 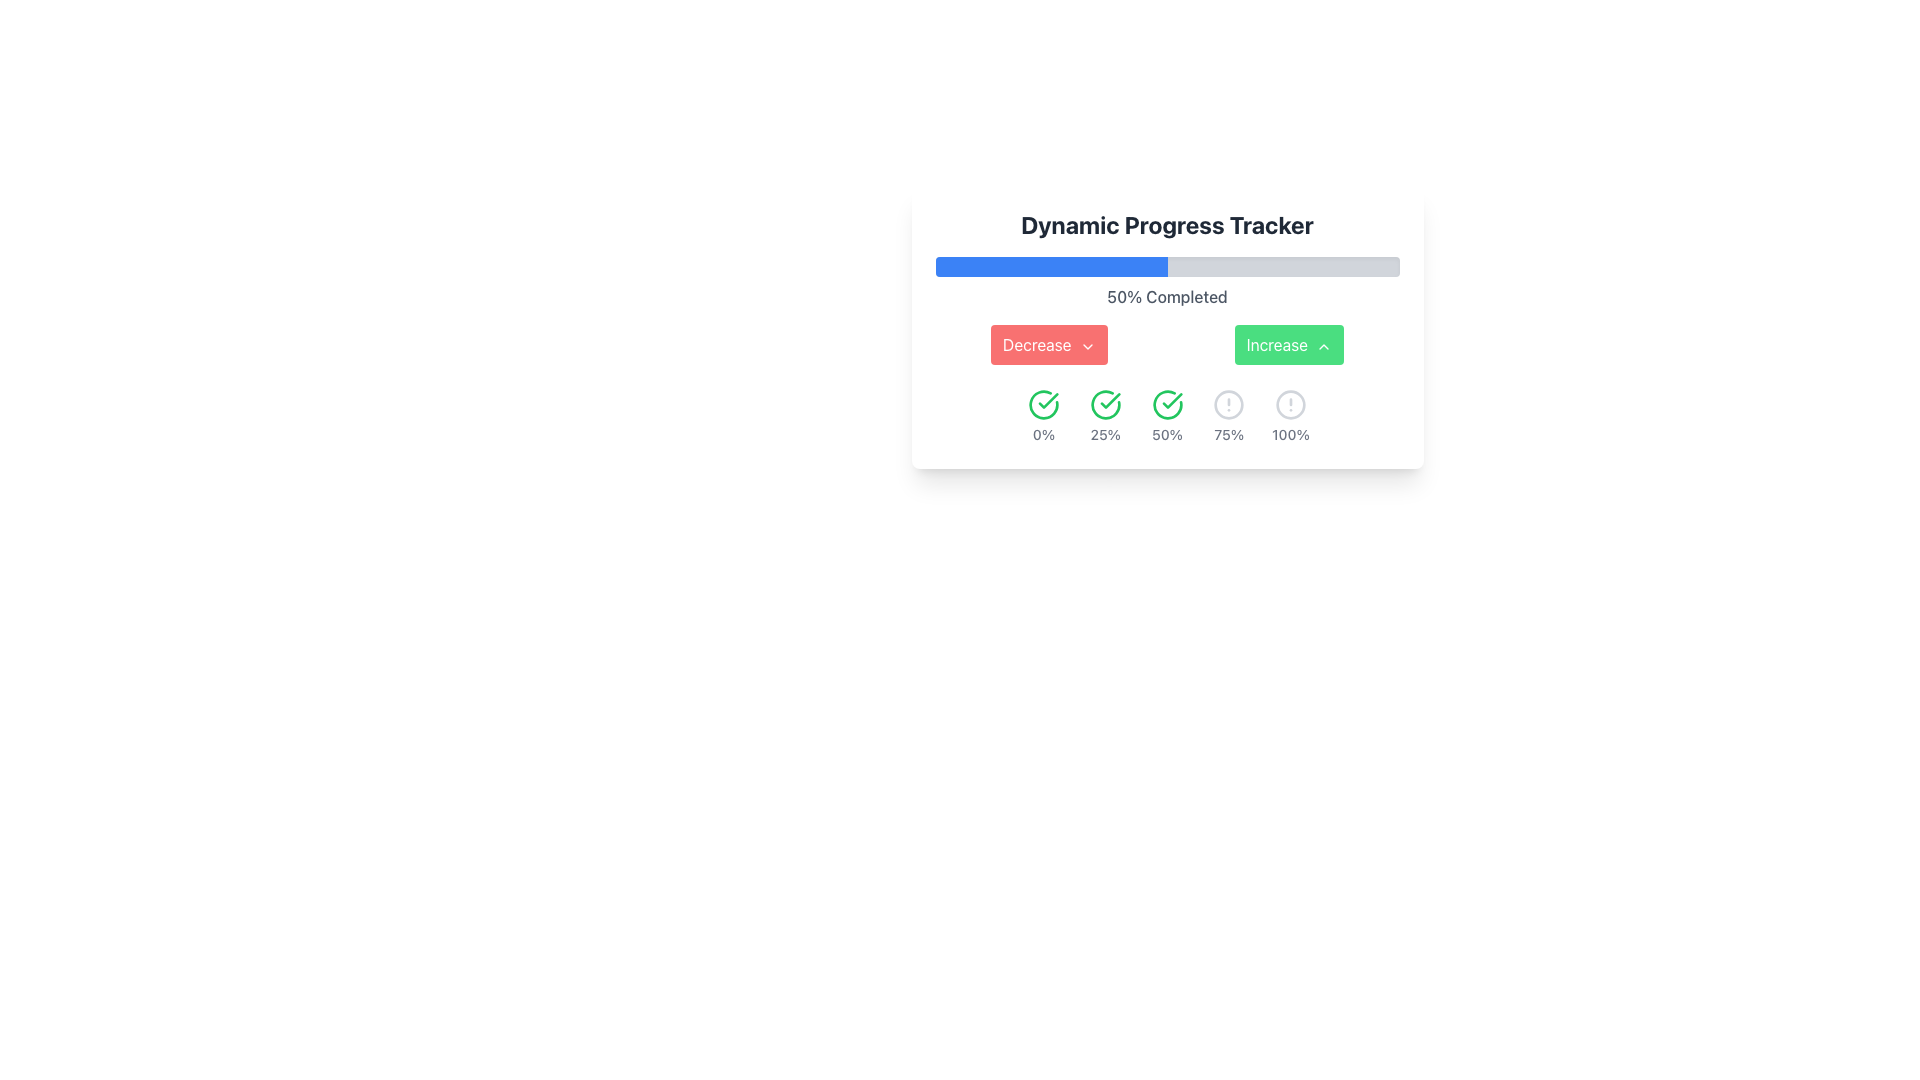 I want to click on the '75%' status indicator icon in the progress tracker, which is the fourth of five markers in a horizontal row, so click(x=1228, y=405).